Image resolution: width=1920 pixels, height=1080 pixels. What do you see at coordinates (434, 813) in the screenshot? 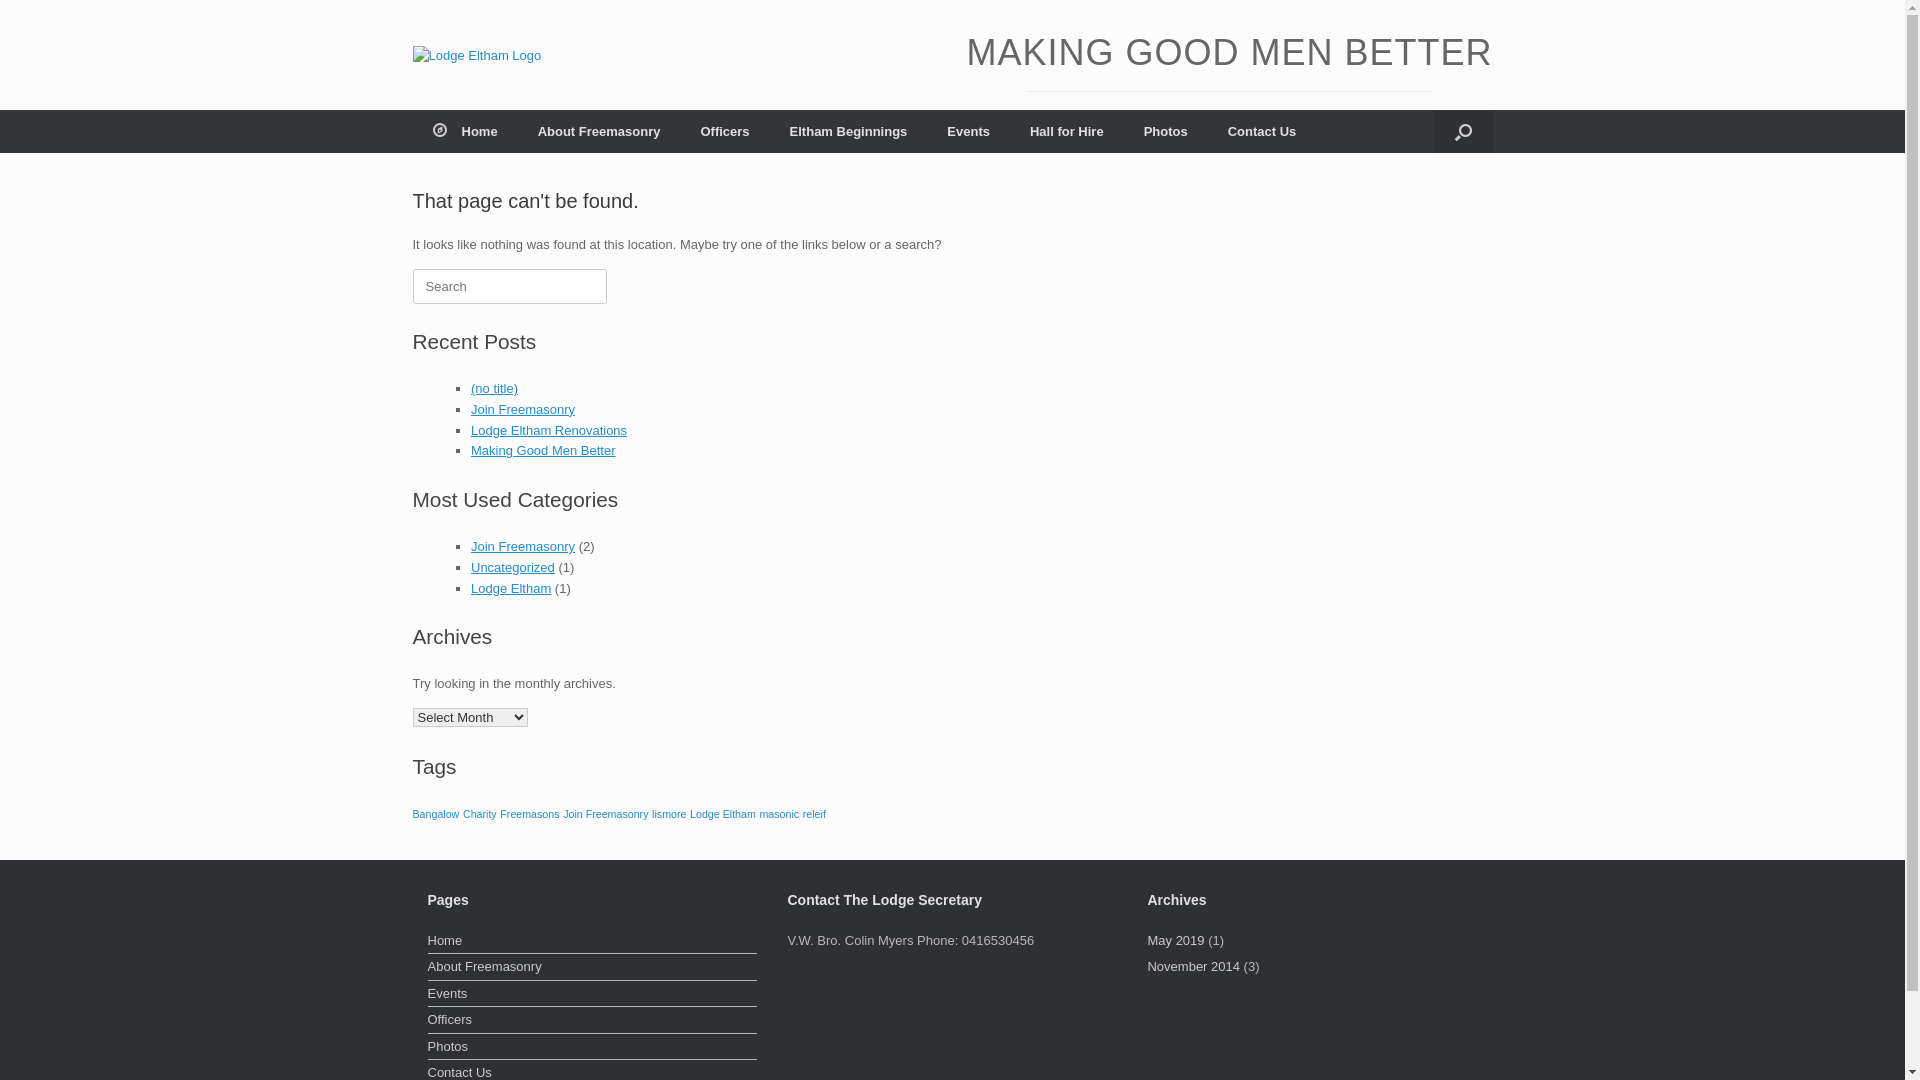
I see `'Bangalow'` at bounding box center [434, 813].